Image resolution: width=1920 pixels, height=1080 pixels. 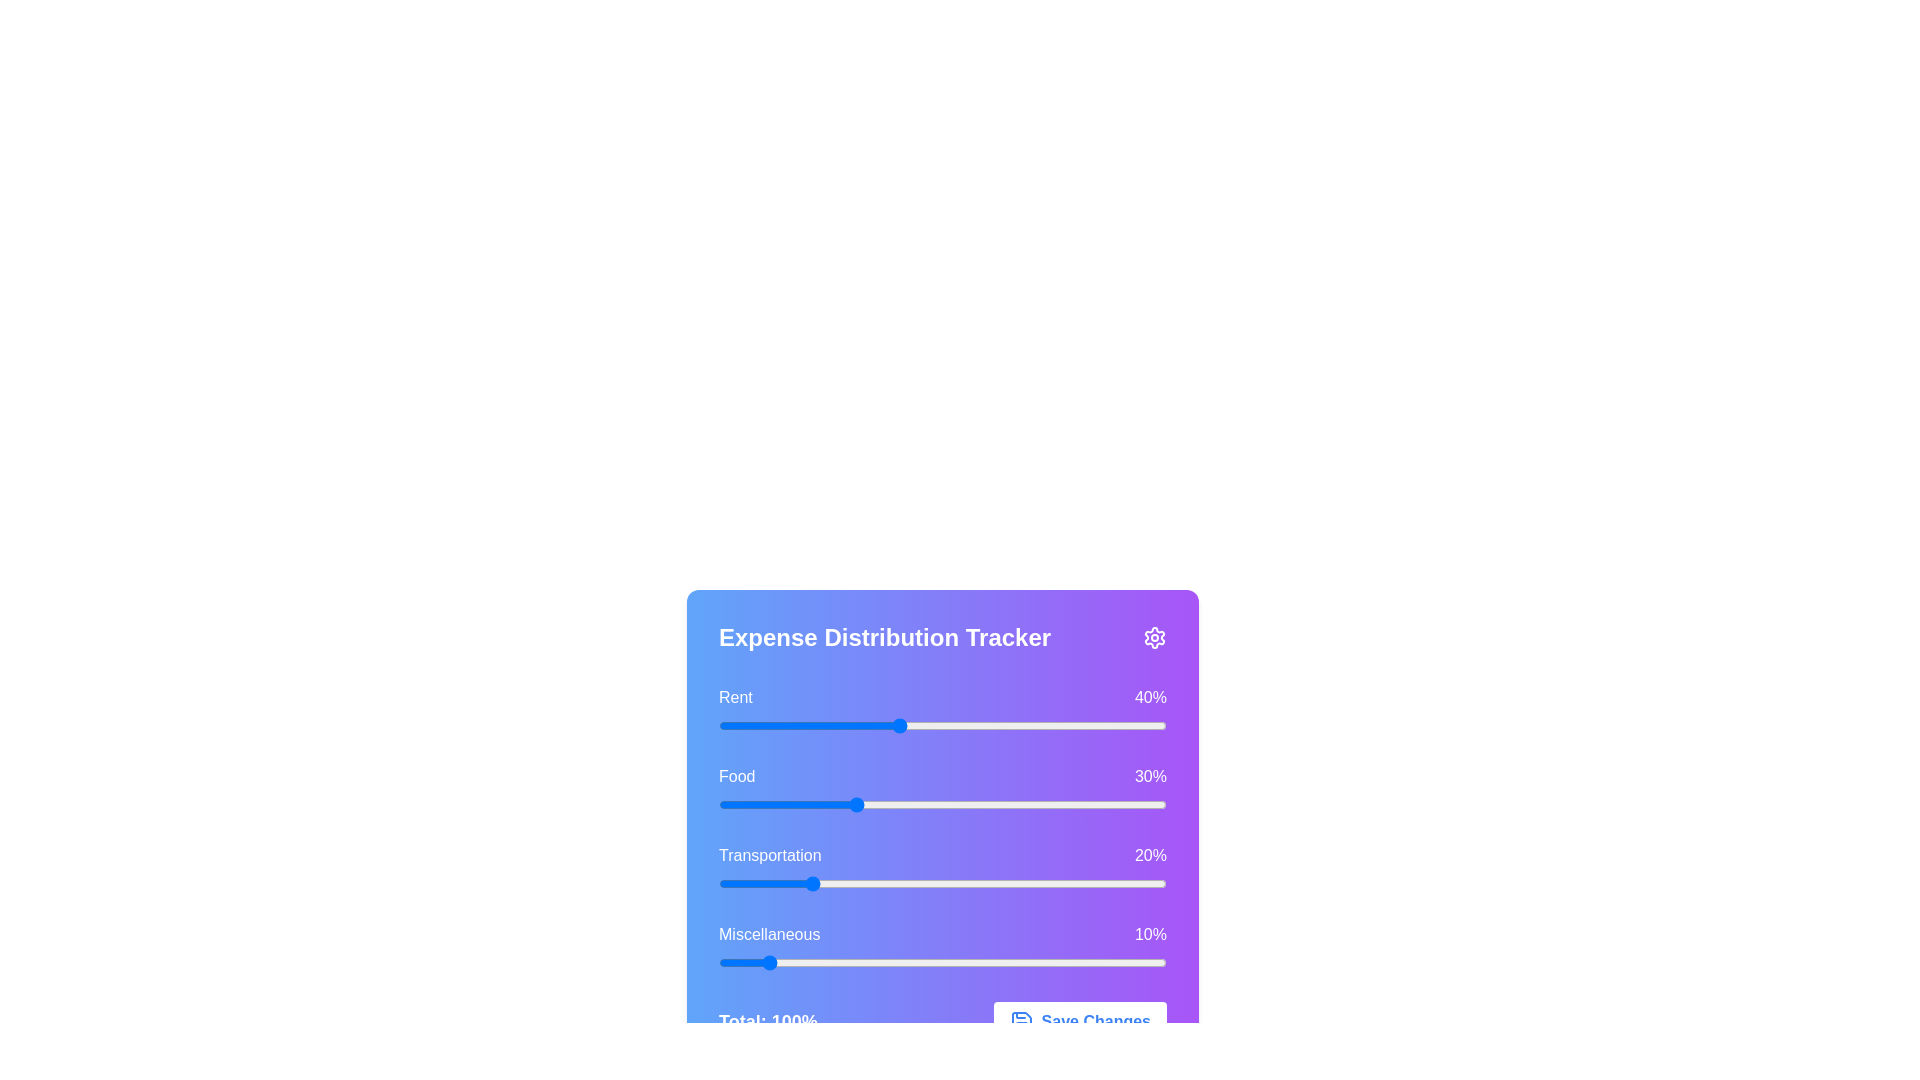 What do you see at coordinates (1098, 962) in the screenshot?
I see `the Miscellaneous slider` at bounding box center [1098, 962].